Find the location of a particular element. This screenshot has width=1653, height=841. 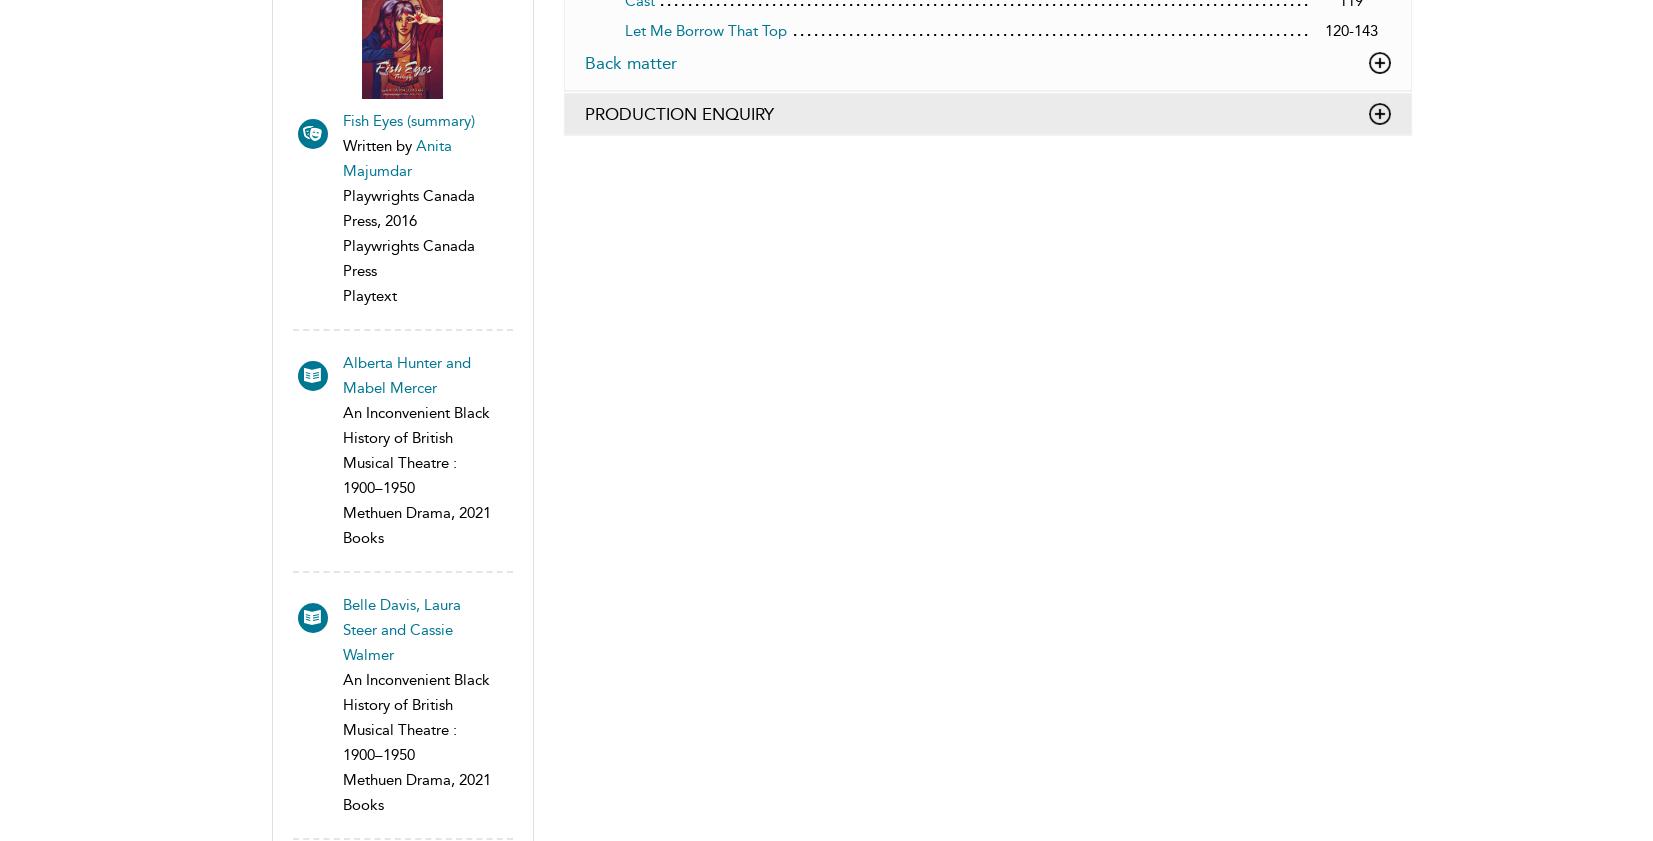

'Playwrights Canada Press' is located at coordinates (341, 257).